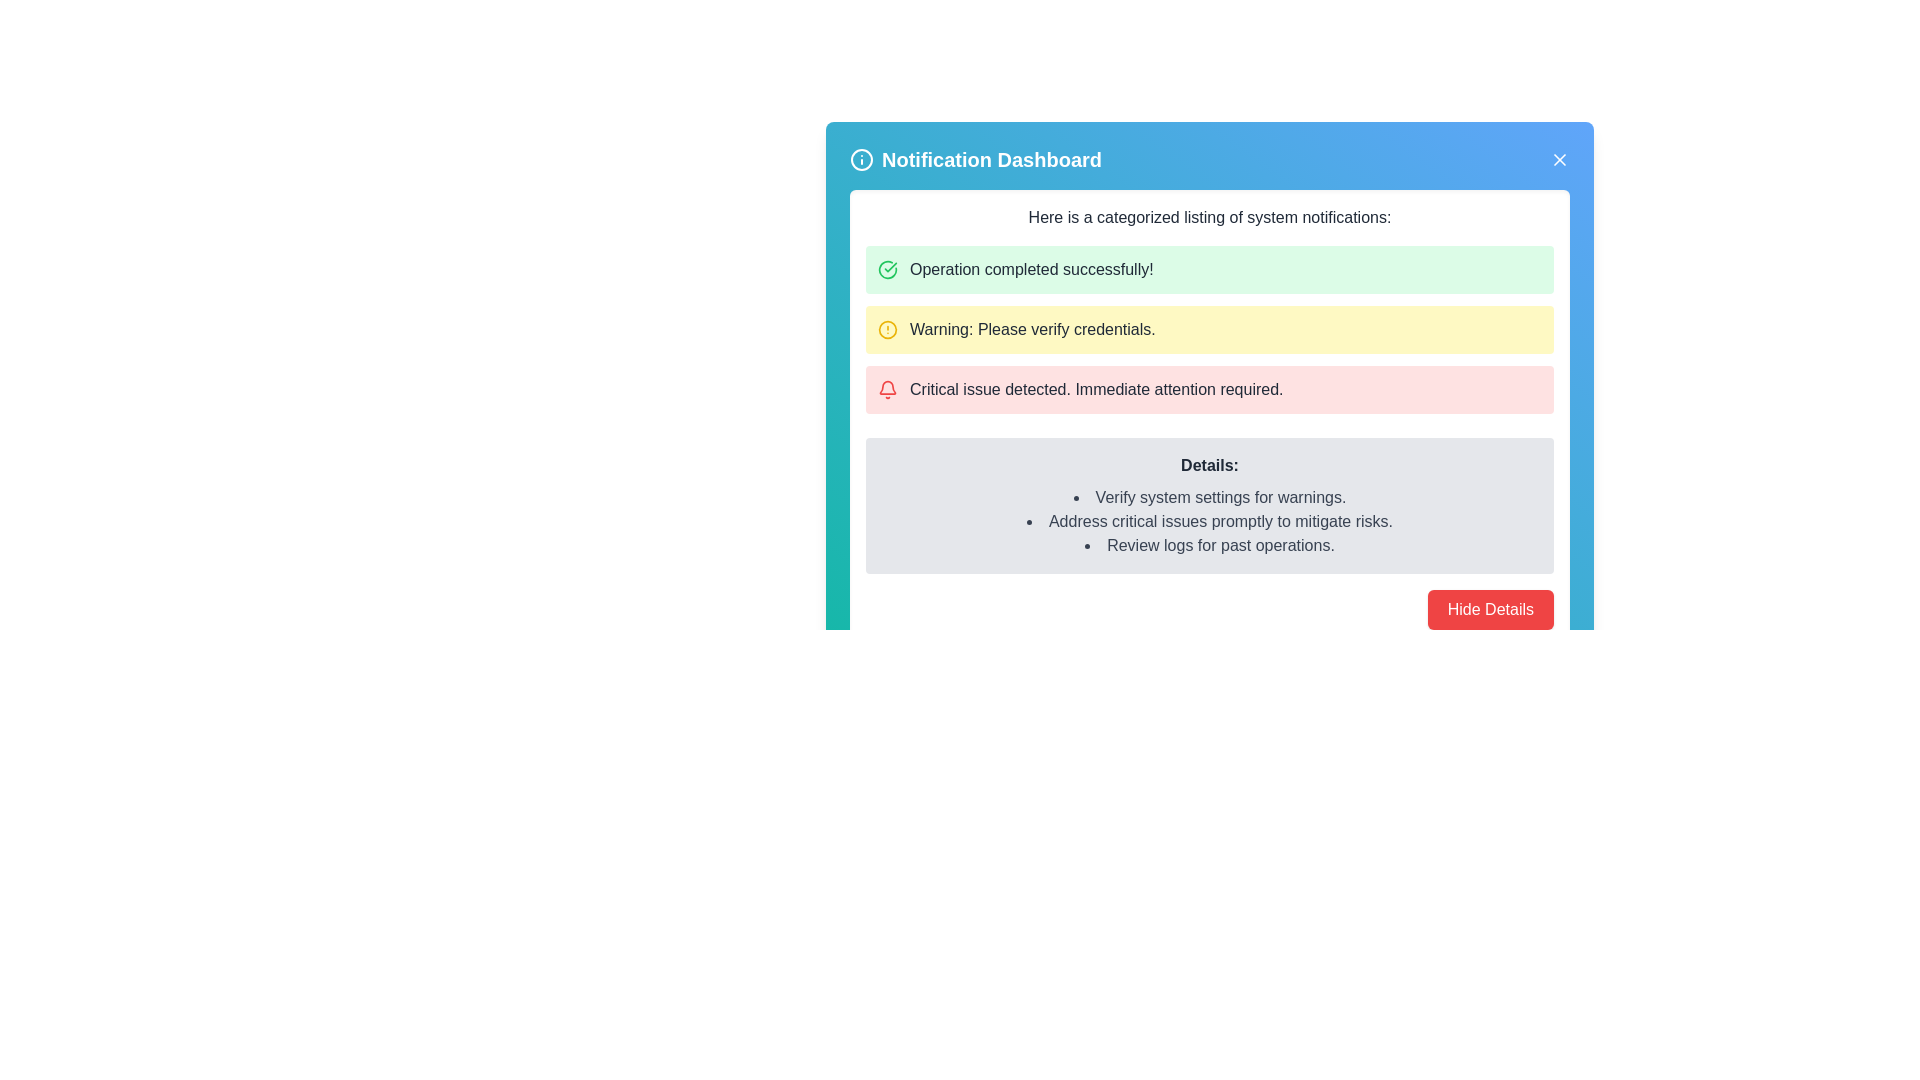  What do you see at coordinates (1489, 608) in the screenshot?
I see `the button located at the bottom-right of the notification panel to hide the details section` at bounding box center [1489, 608].